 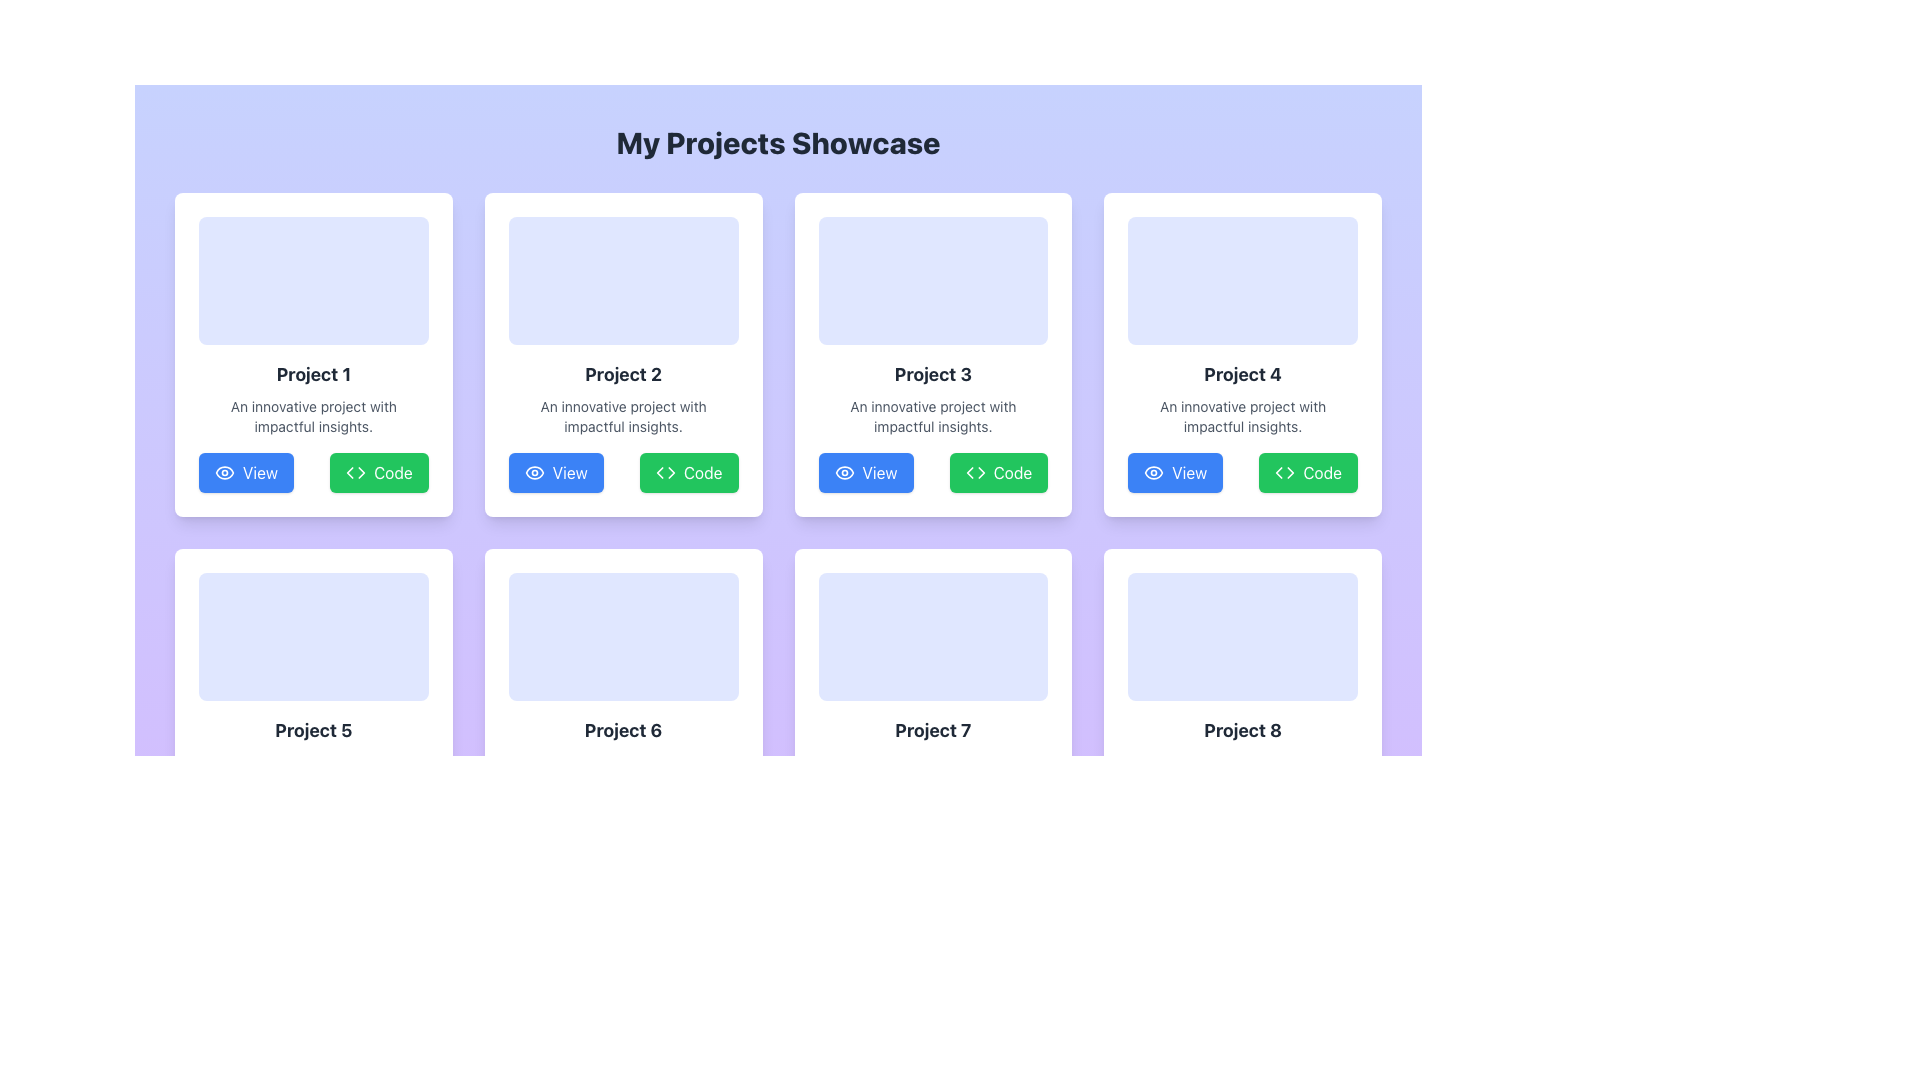 I want to click on the text element labeled 'Project 7' which is styled in bold, dark-gray font and located at the bottom of the 7th card in a grid layout, so click(x=932, y=731).